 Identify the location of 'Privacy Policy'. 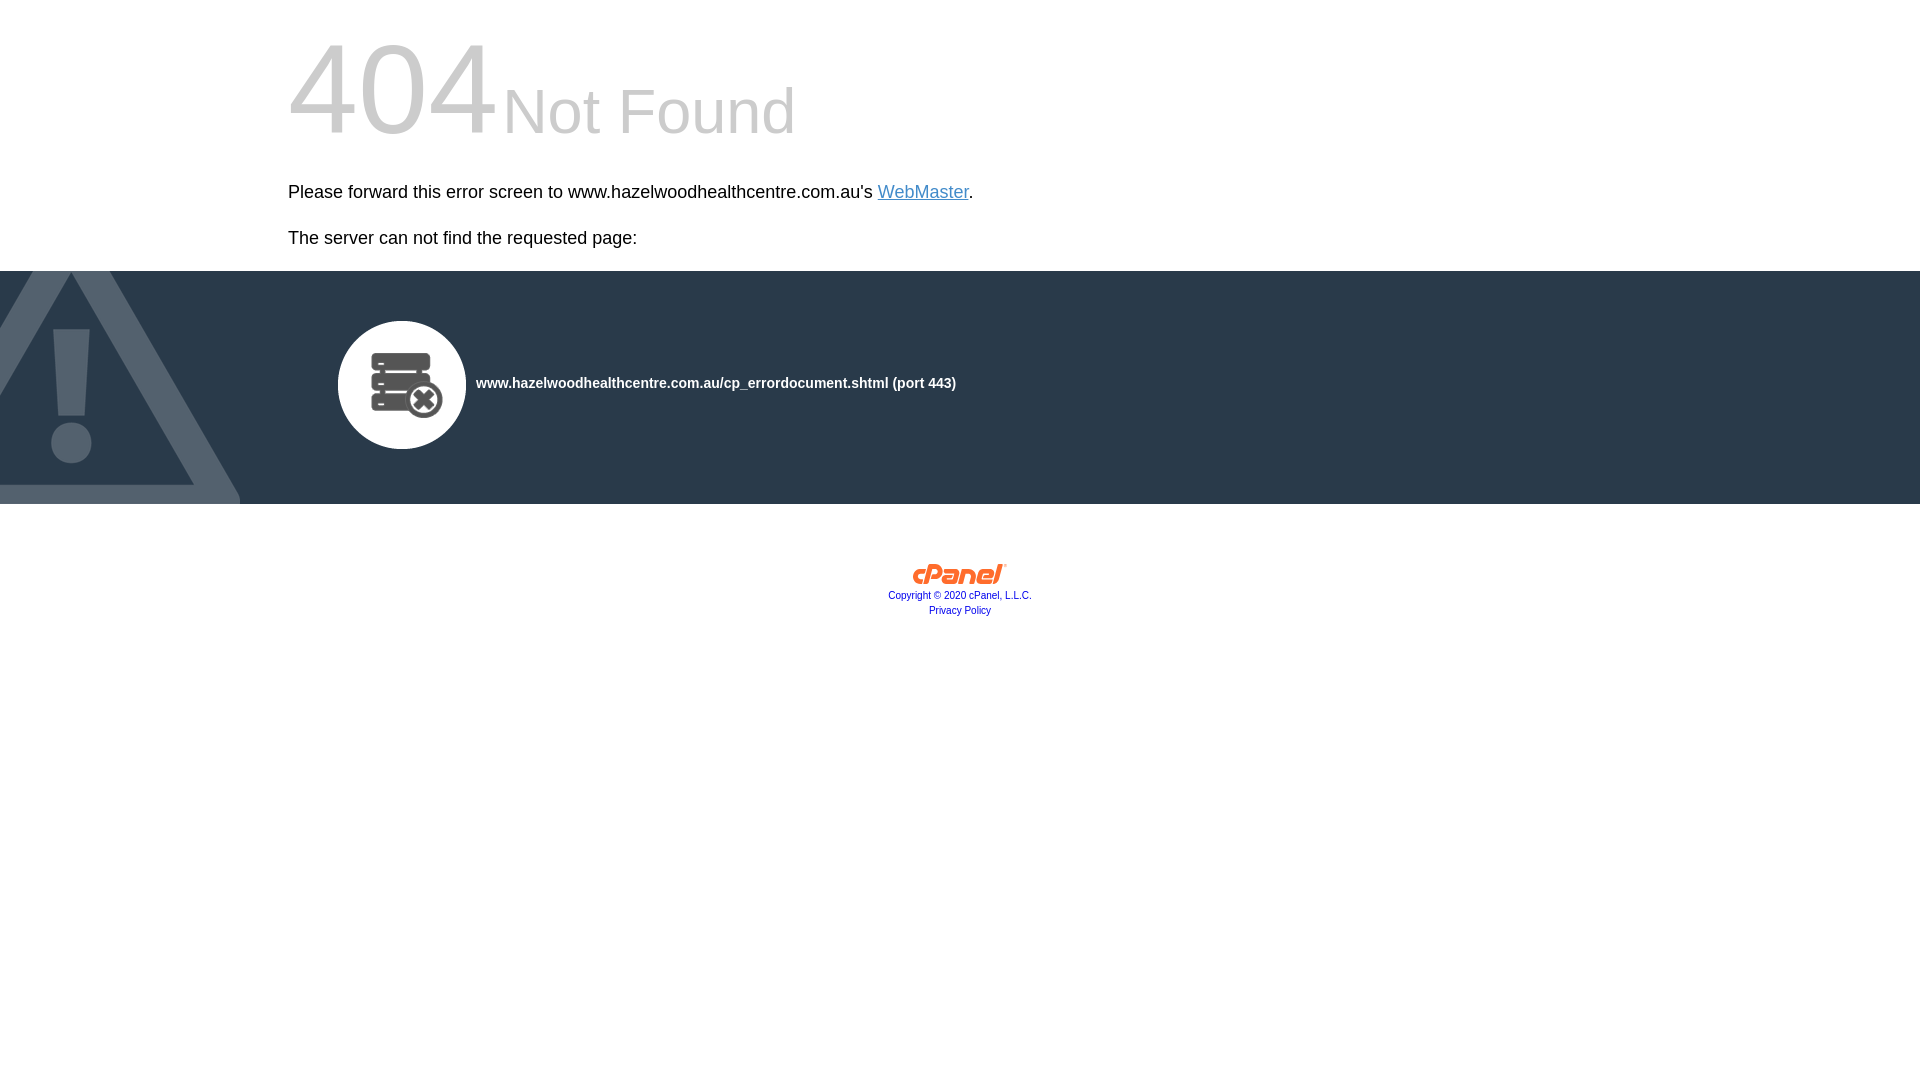
(960, 609).